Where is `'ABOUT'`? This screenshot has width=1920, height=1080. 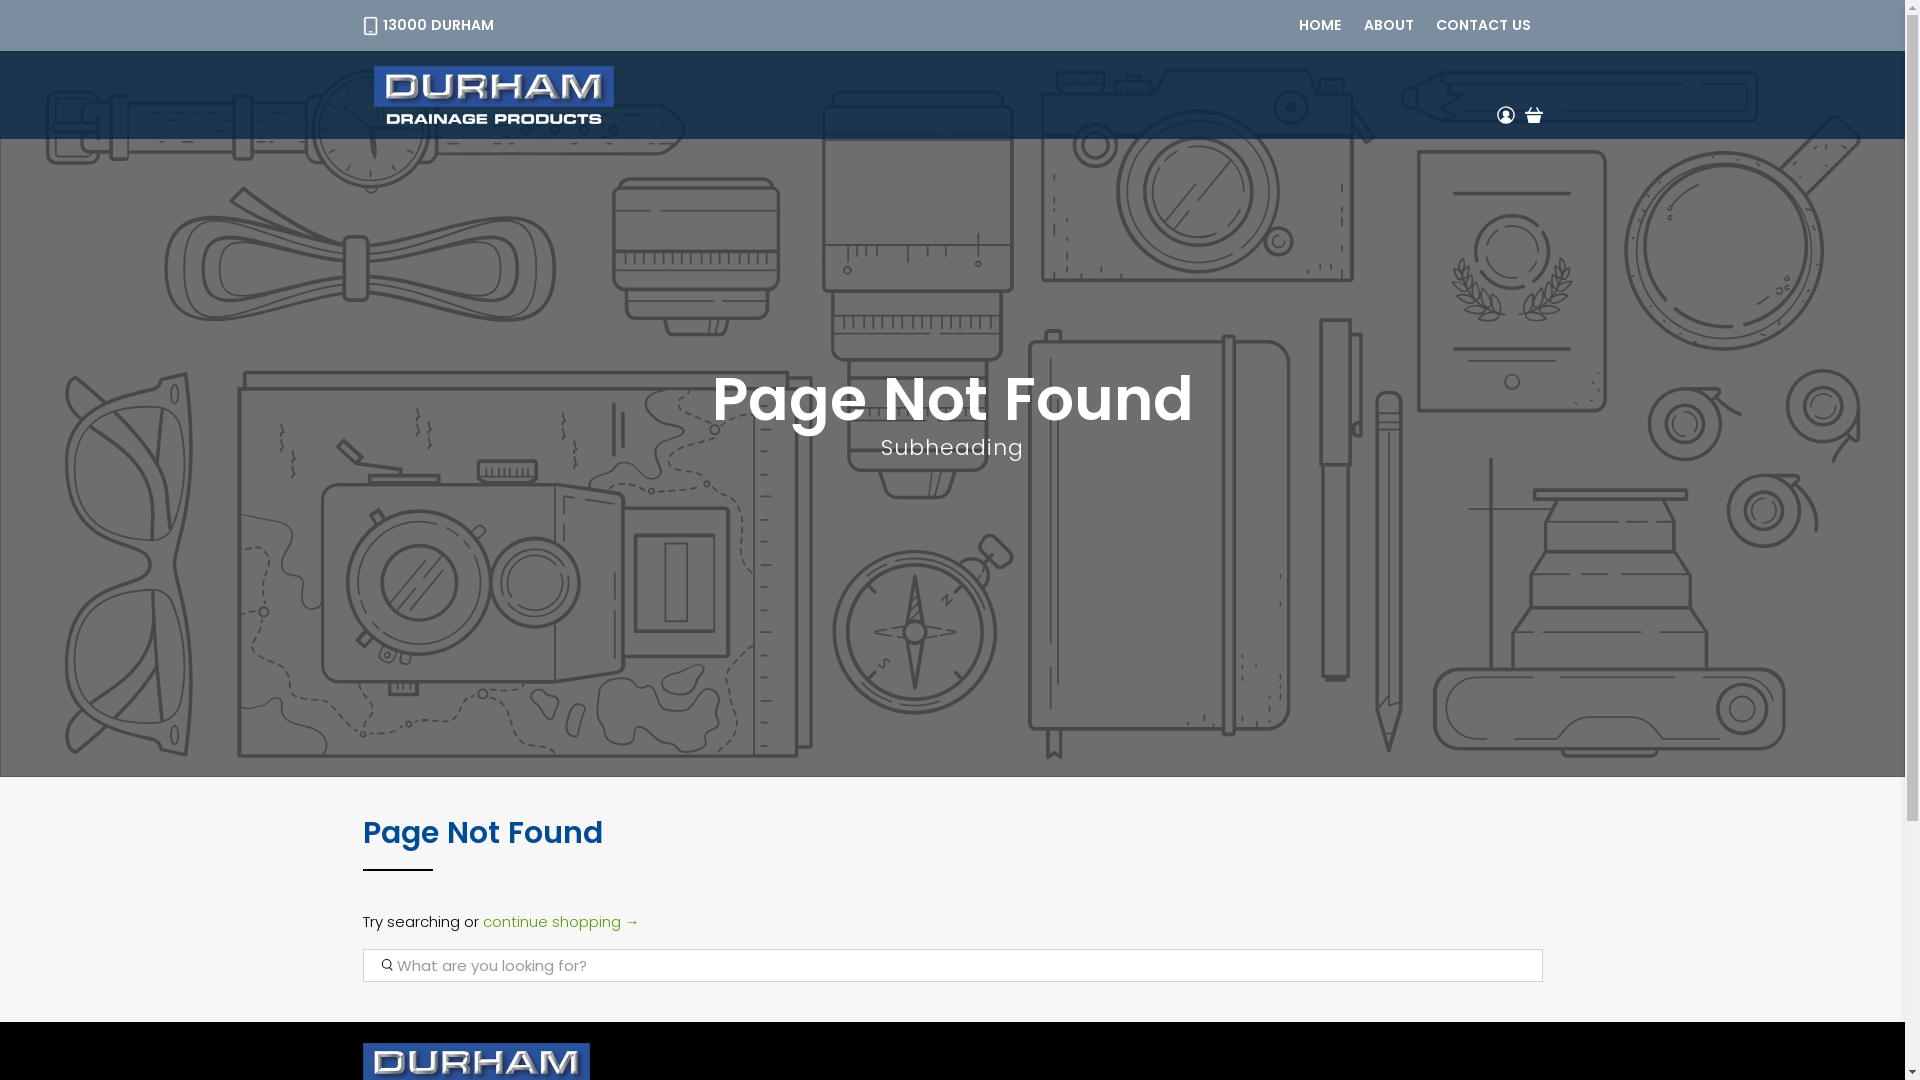 'ABOUT' is located at coordinates (1352, 25).